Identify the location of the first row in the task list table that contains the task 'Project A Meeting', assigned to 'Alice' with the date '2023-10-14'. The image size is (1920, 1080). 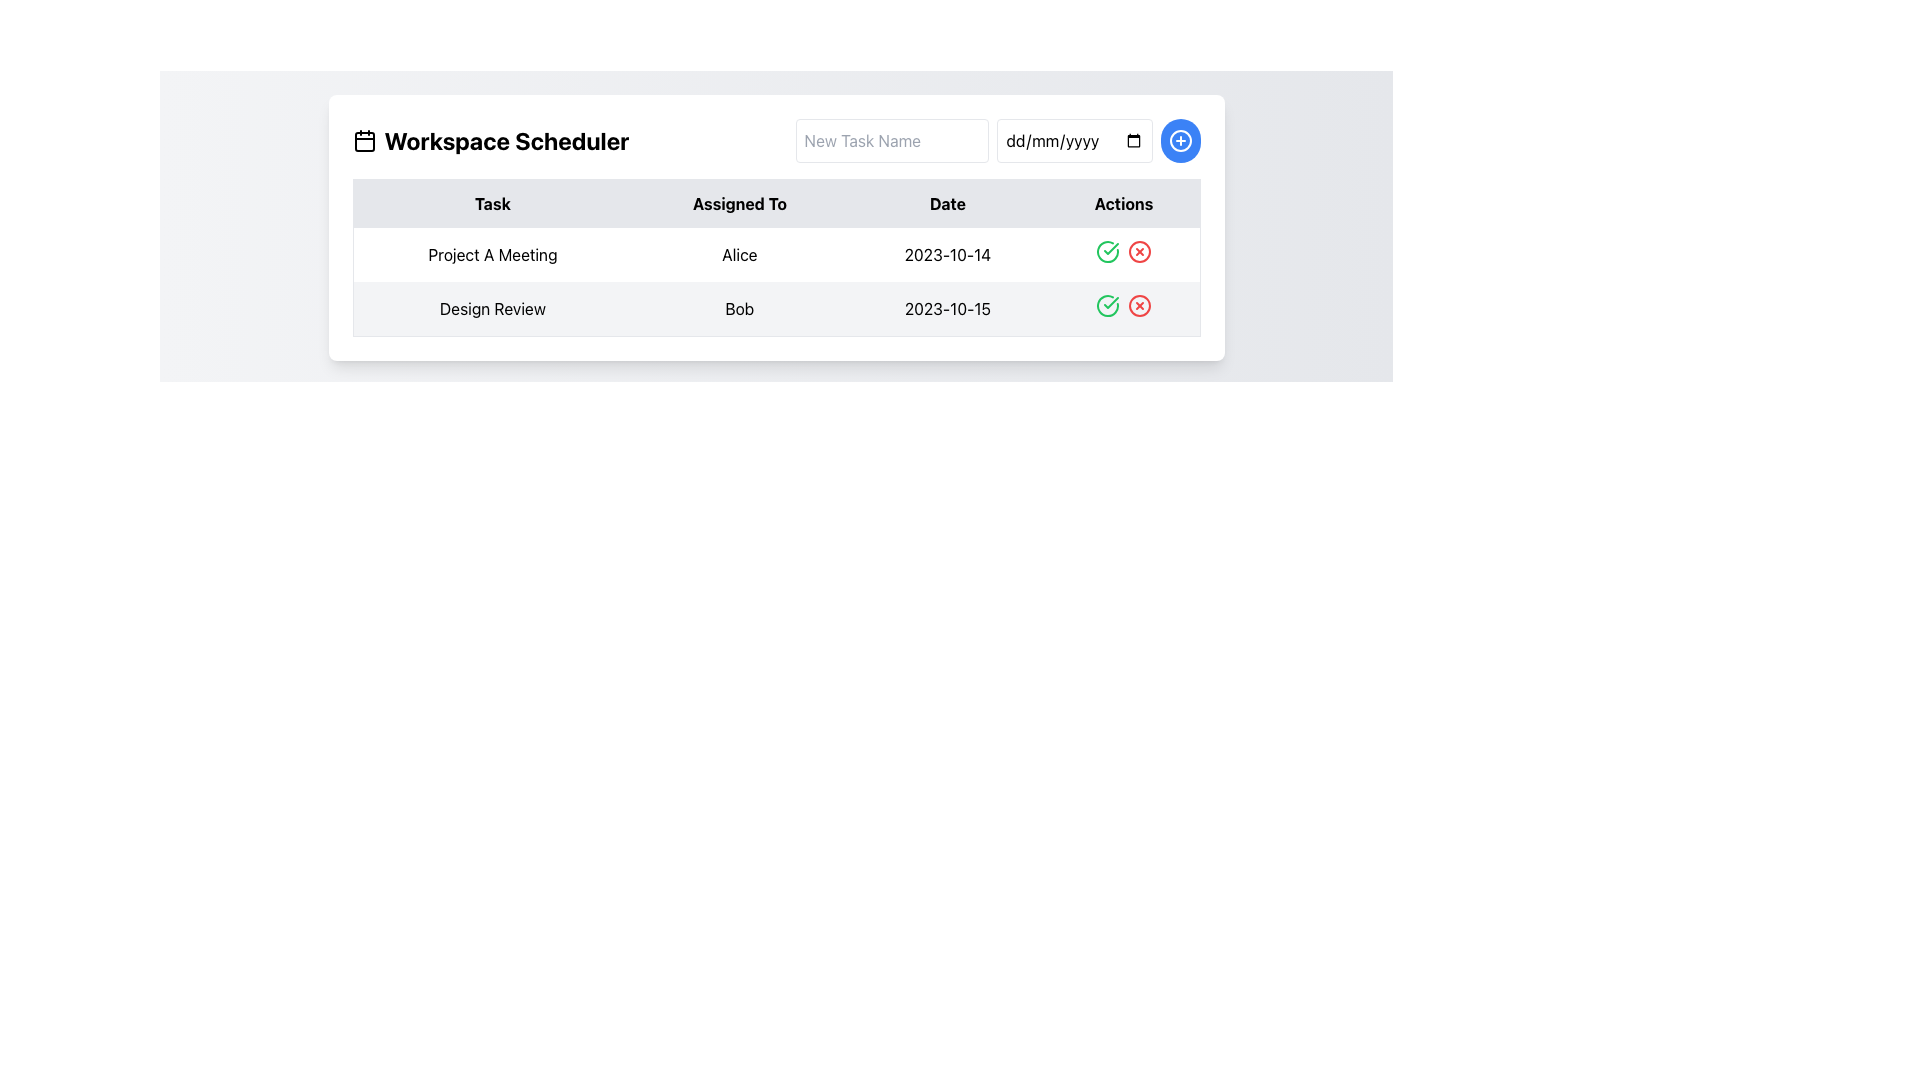
(775, 253).